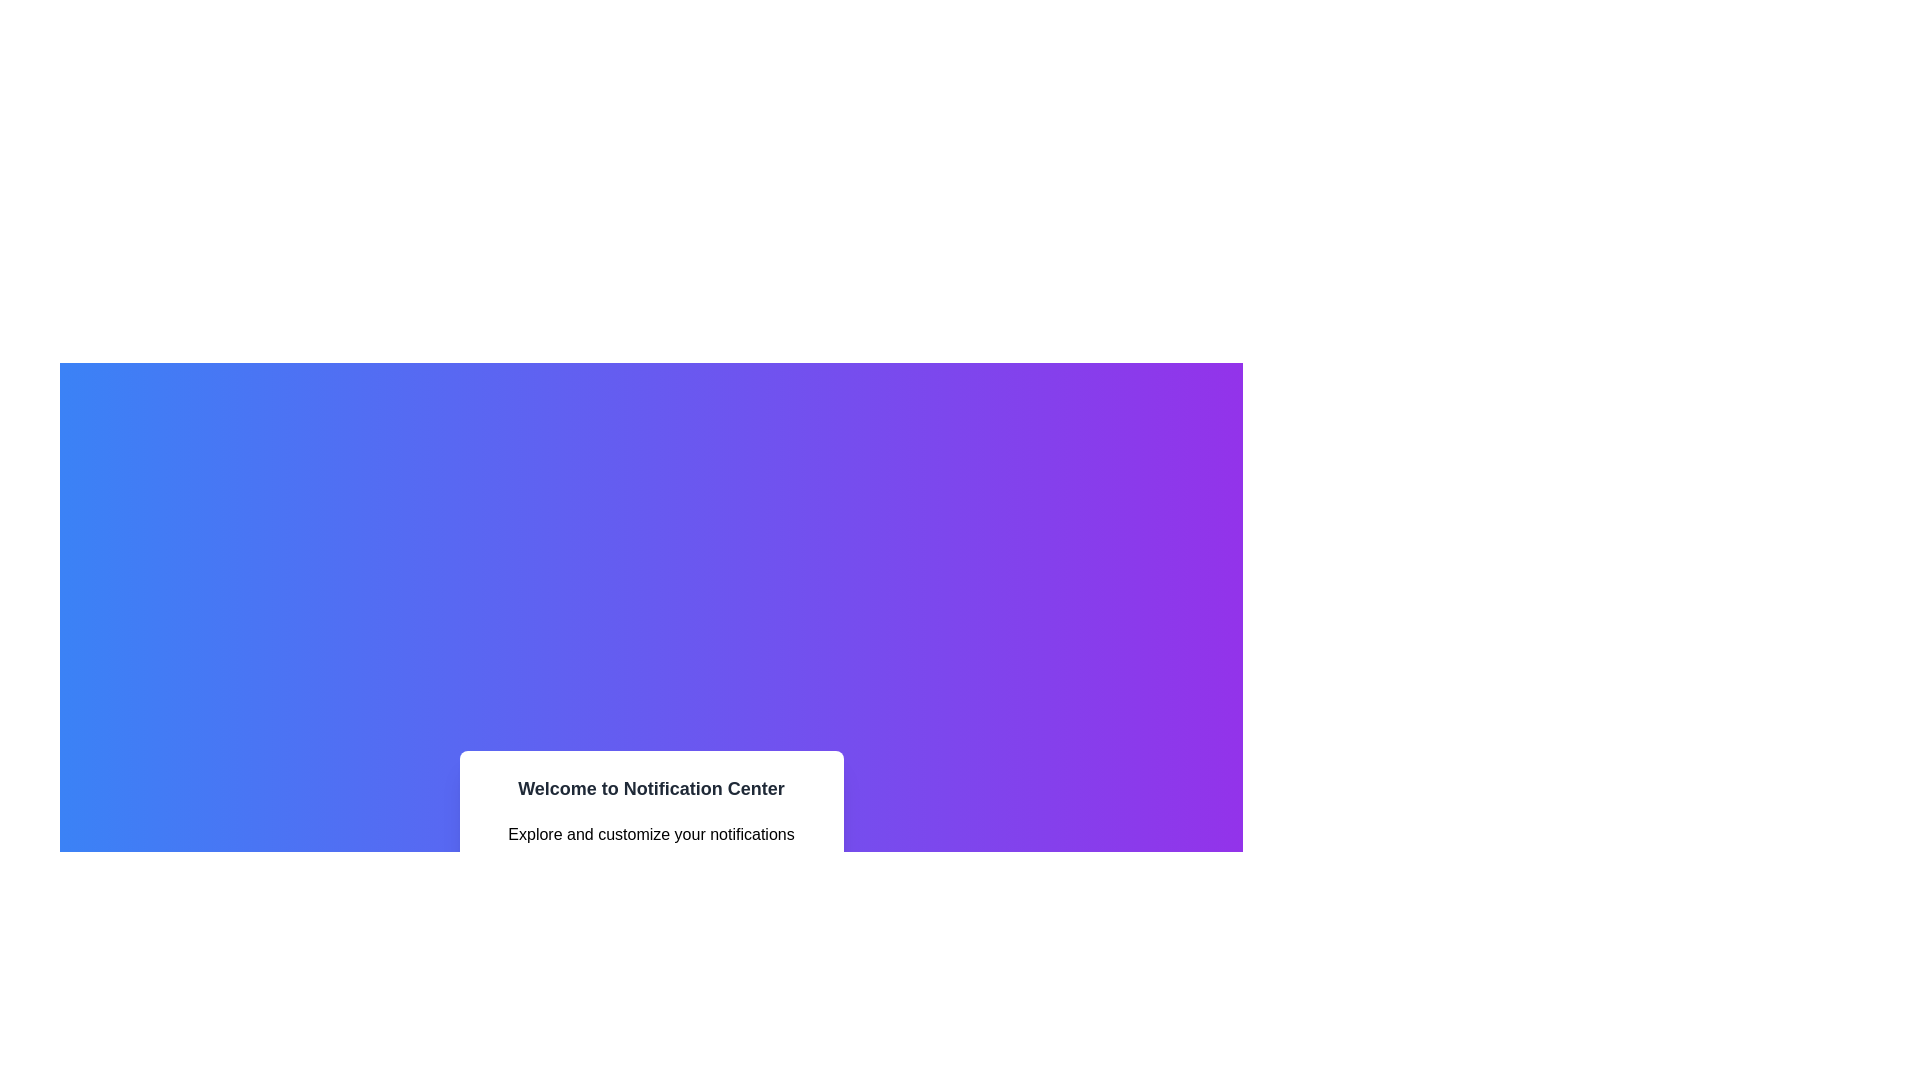  What do you see at coordinates (651, 847) in the screenshot?
I see `the text element providing additional descriptive information about the notification customization utilities, located under the heading 'Welcome to Notification Center'` at bounding box center [651, 847].